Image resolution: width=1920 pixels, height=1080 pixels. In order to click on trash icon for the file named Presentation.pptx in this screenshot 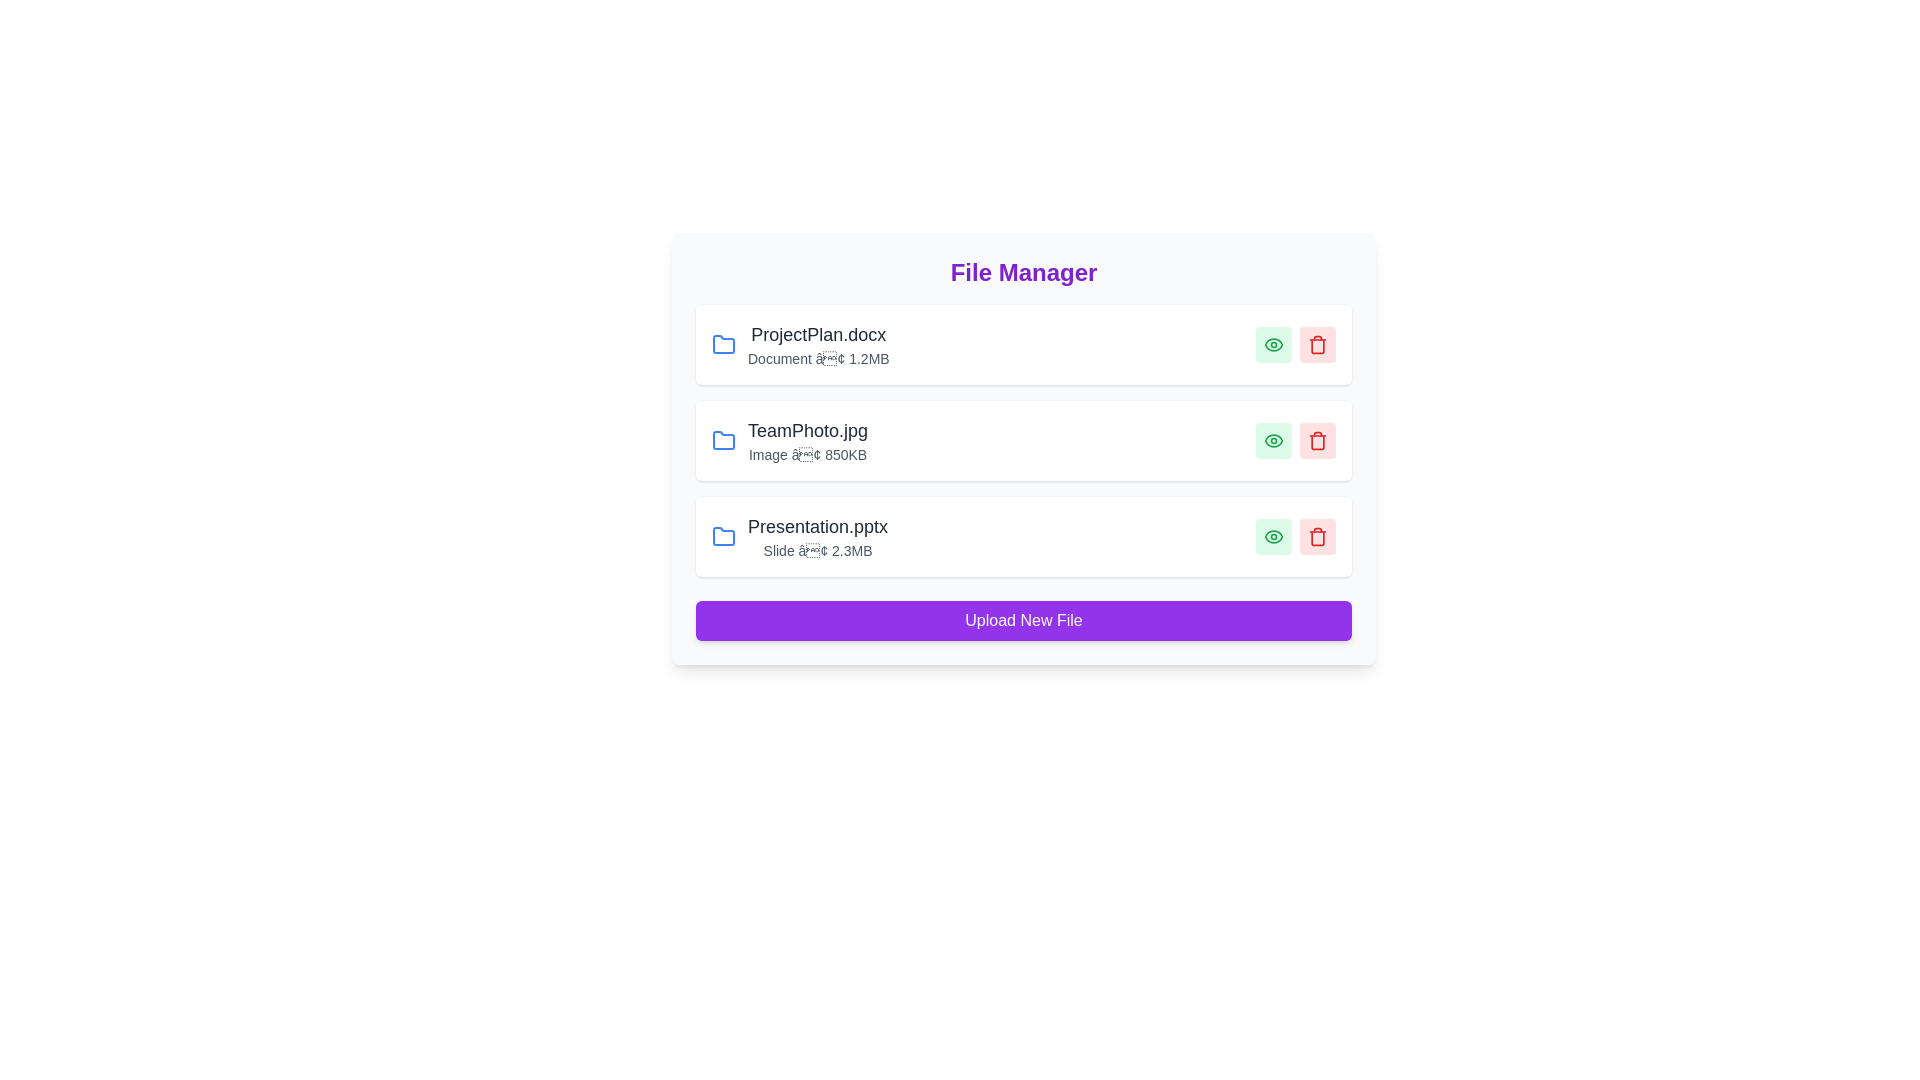, I will do `click(1318, 535)`.